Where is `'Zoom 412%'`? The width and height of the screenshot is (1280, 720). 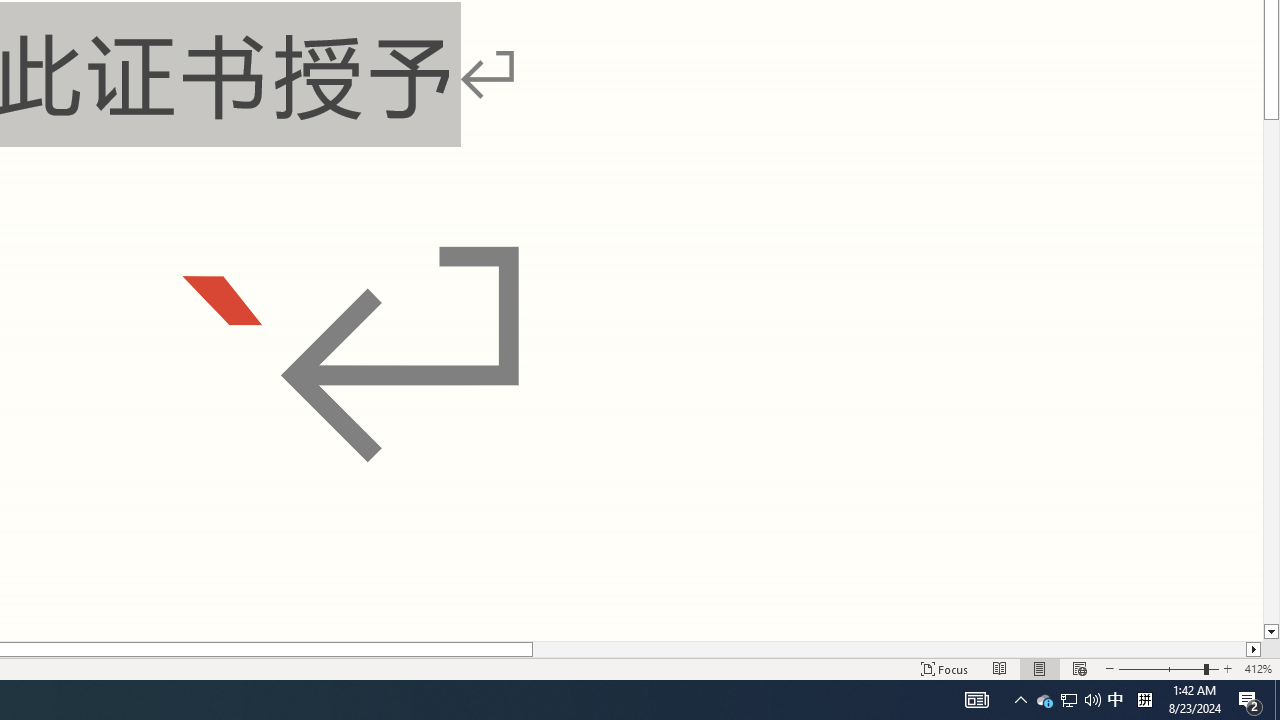 'Zoom 412%' is located at coordinates (1257, 669).